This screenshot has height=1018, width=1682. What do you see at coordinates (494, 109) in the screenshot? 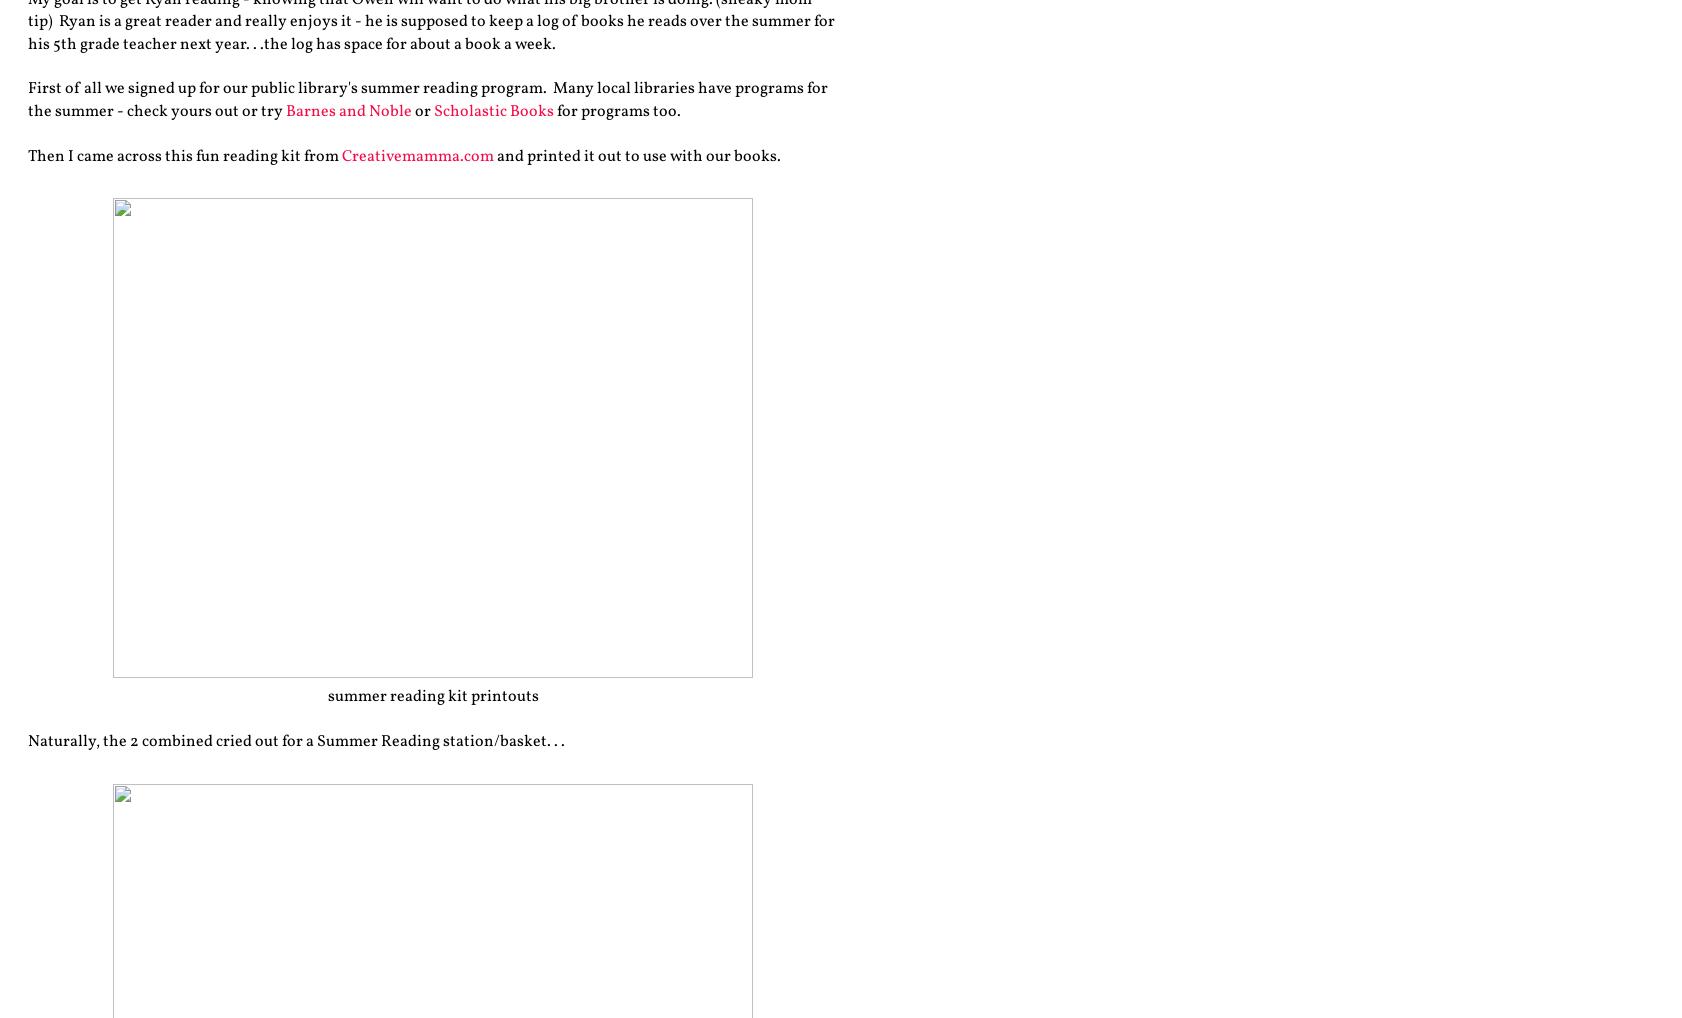
I see `'Scholastic Books'` at bounding box center [494, 109].